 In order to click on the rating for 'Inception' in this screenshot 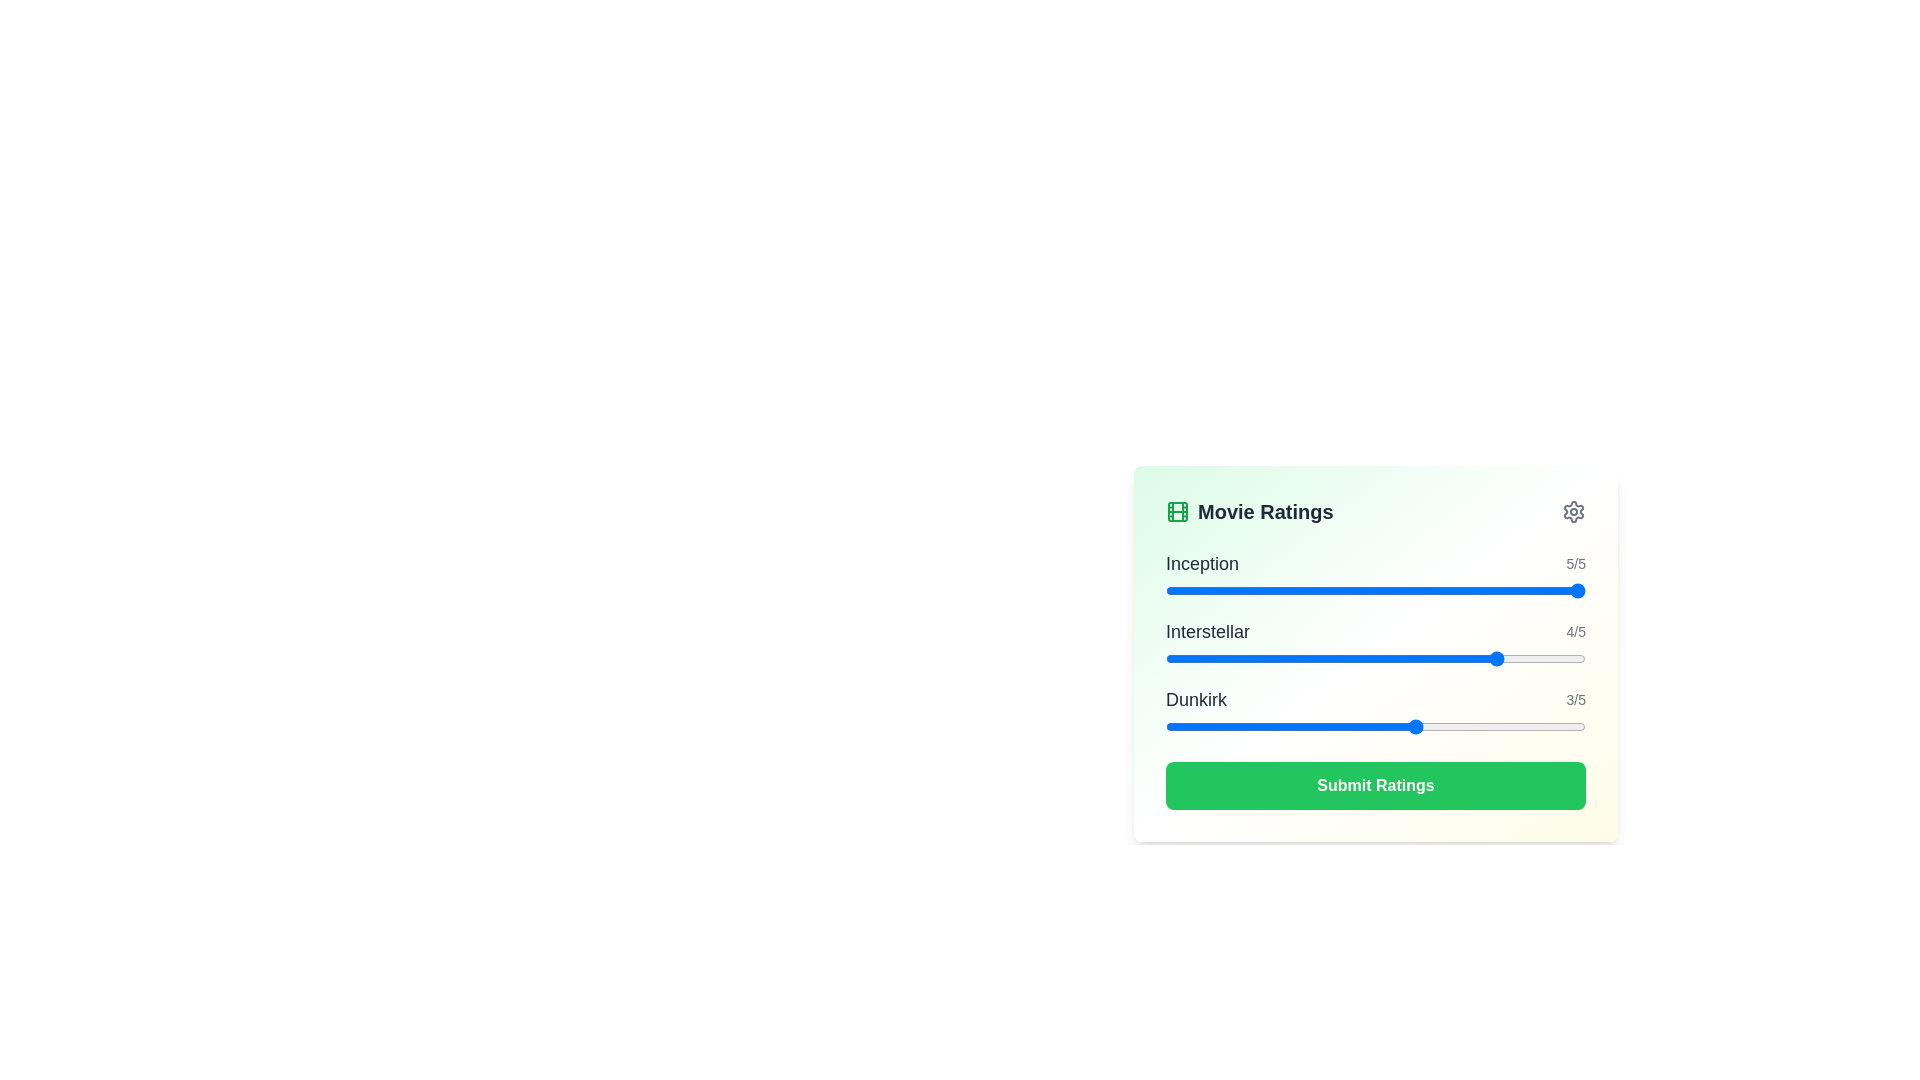, I will do `click(1502, 589)`.